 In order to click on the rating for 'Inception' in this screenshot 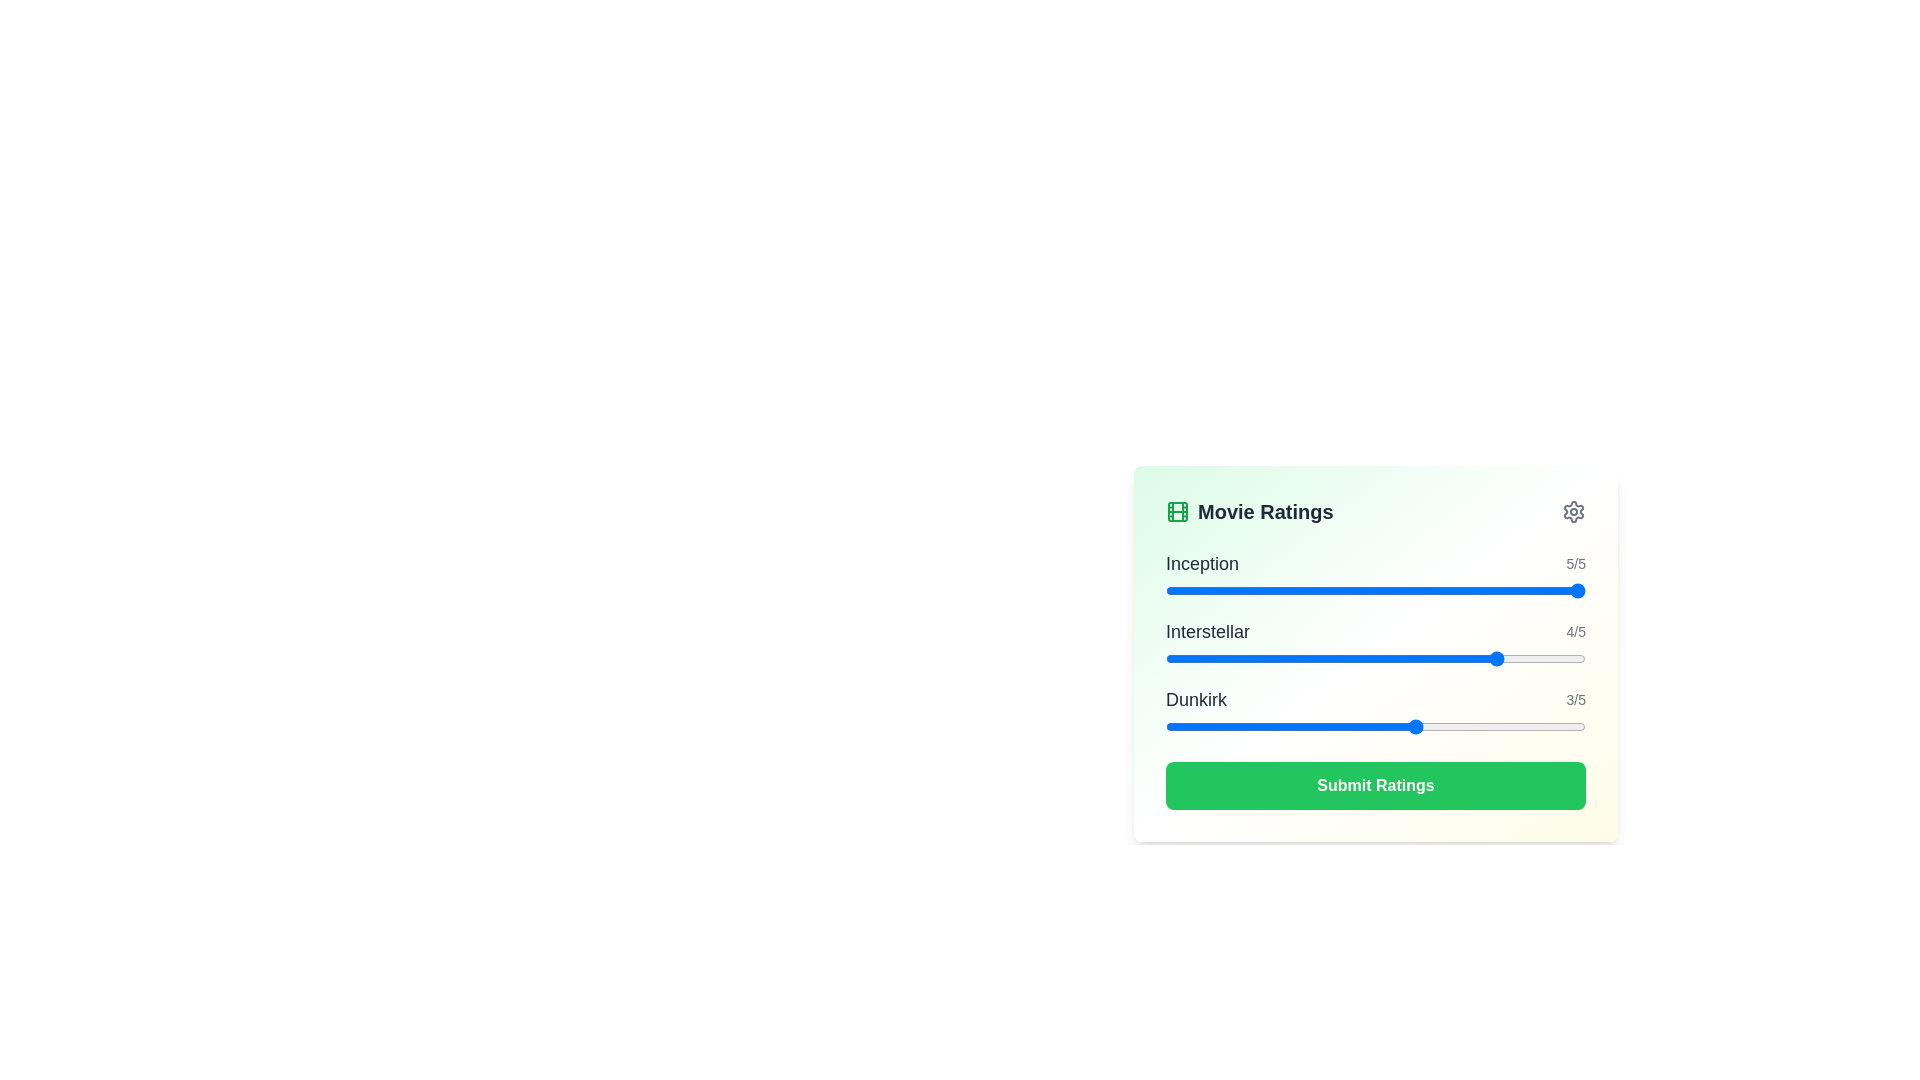, I will do `click(1502, 589)`.